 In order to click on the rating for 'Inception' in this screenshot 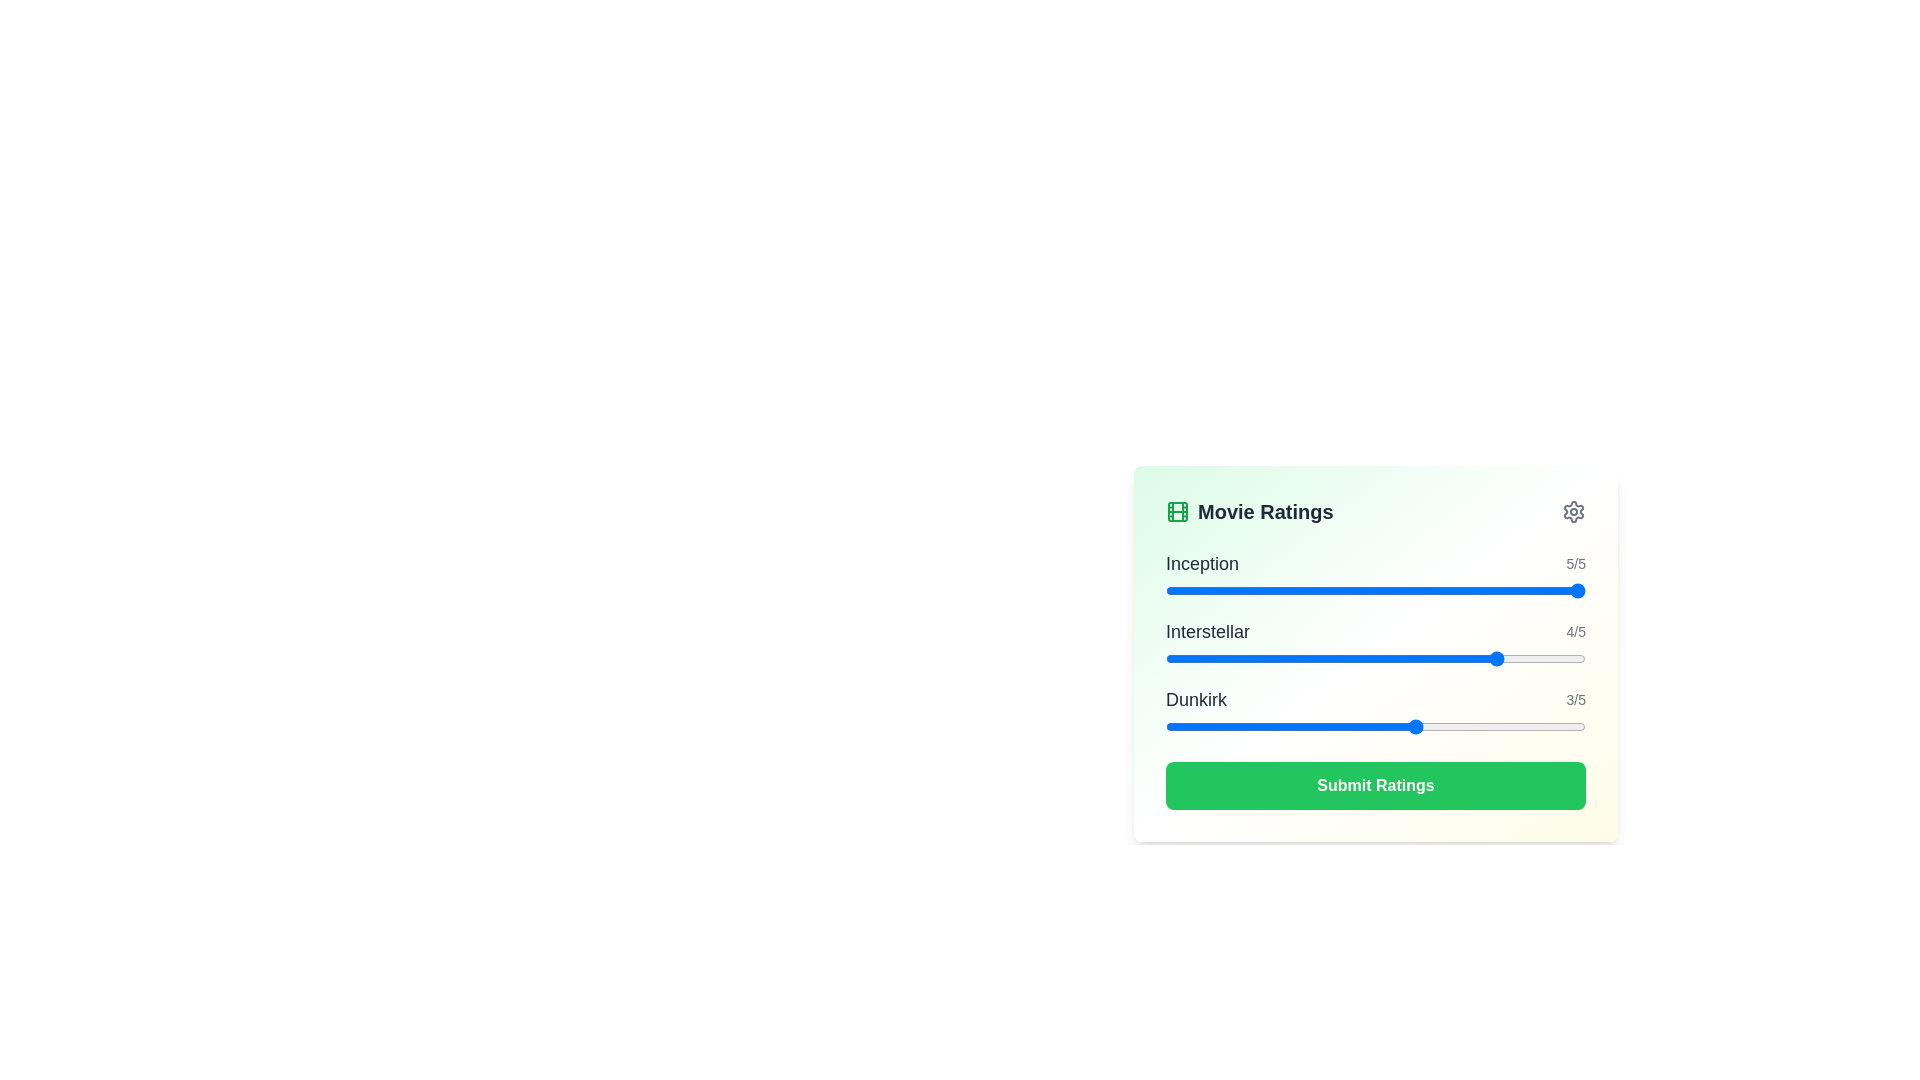, I will do `click(1502, 589)`.